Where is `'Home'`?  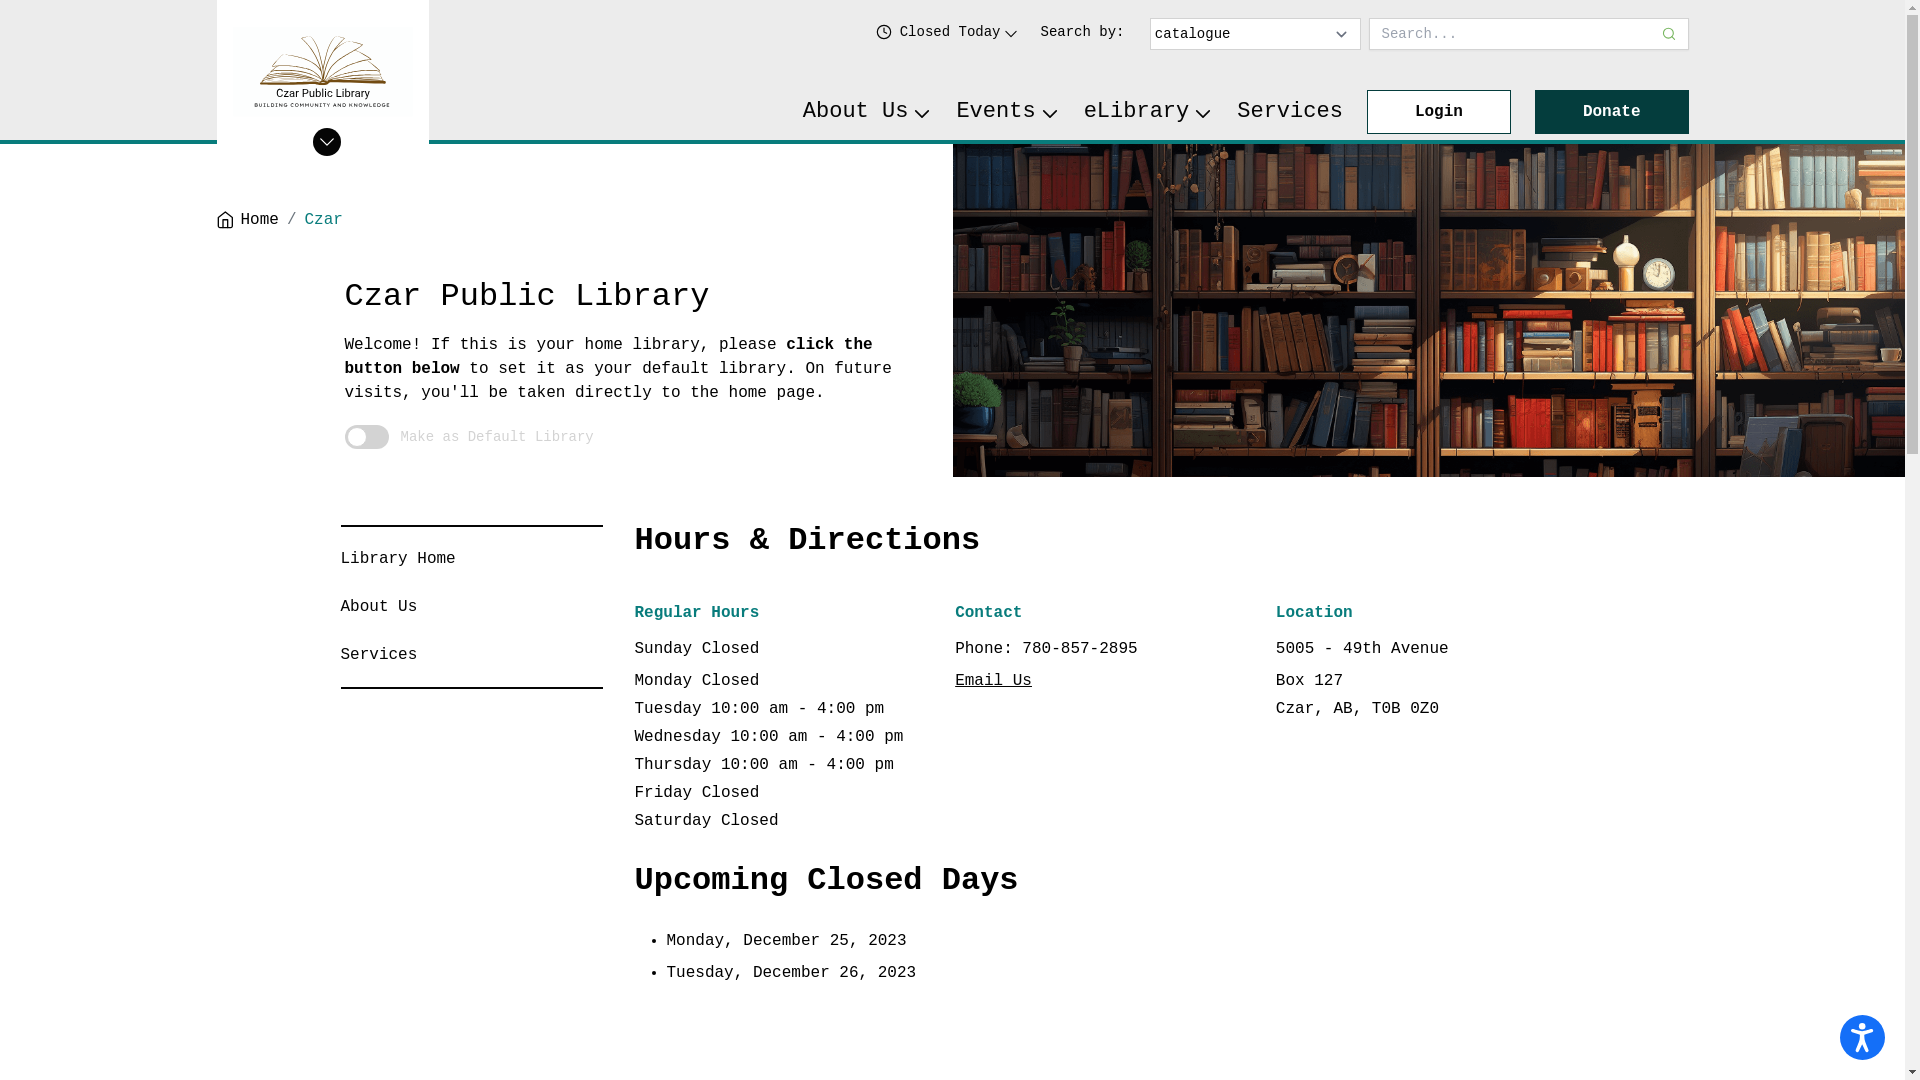
'Home' is located at coordinates (245, 219).